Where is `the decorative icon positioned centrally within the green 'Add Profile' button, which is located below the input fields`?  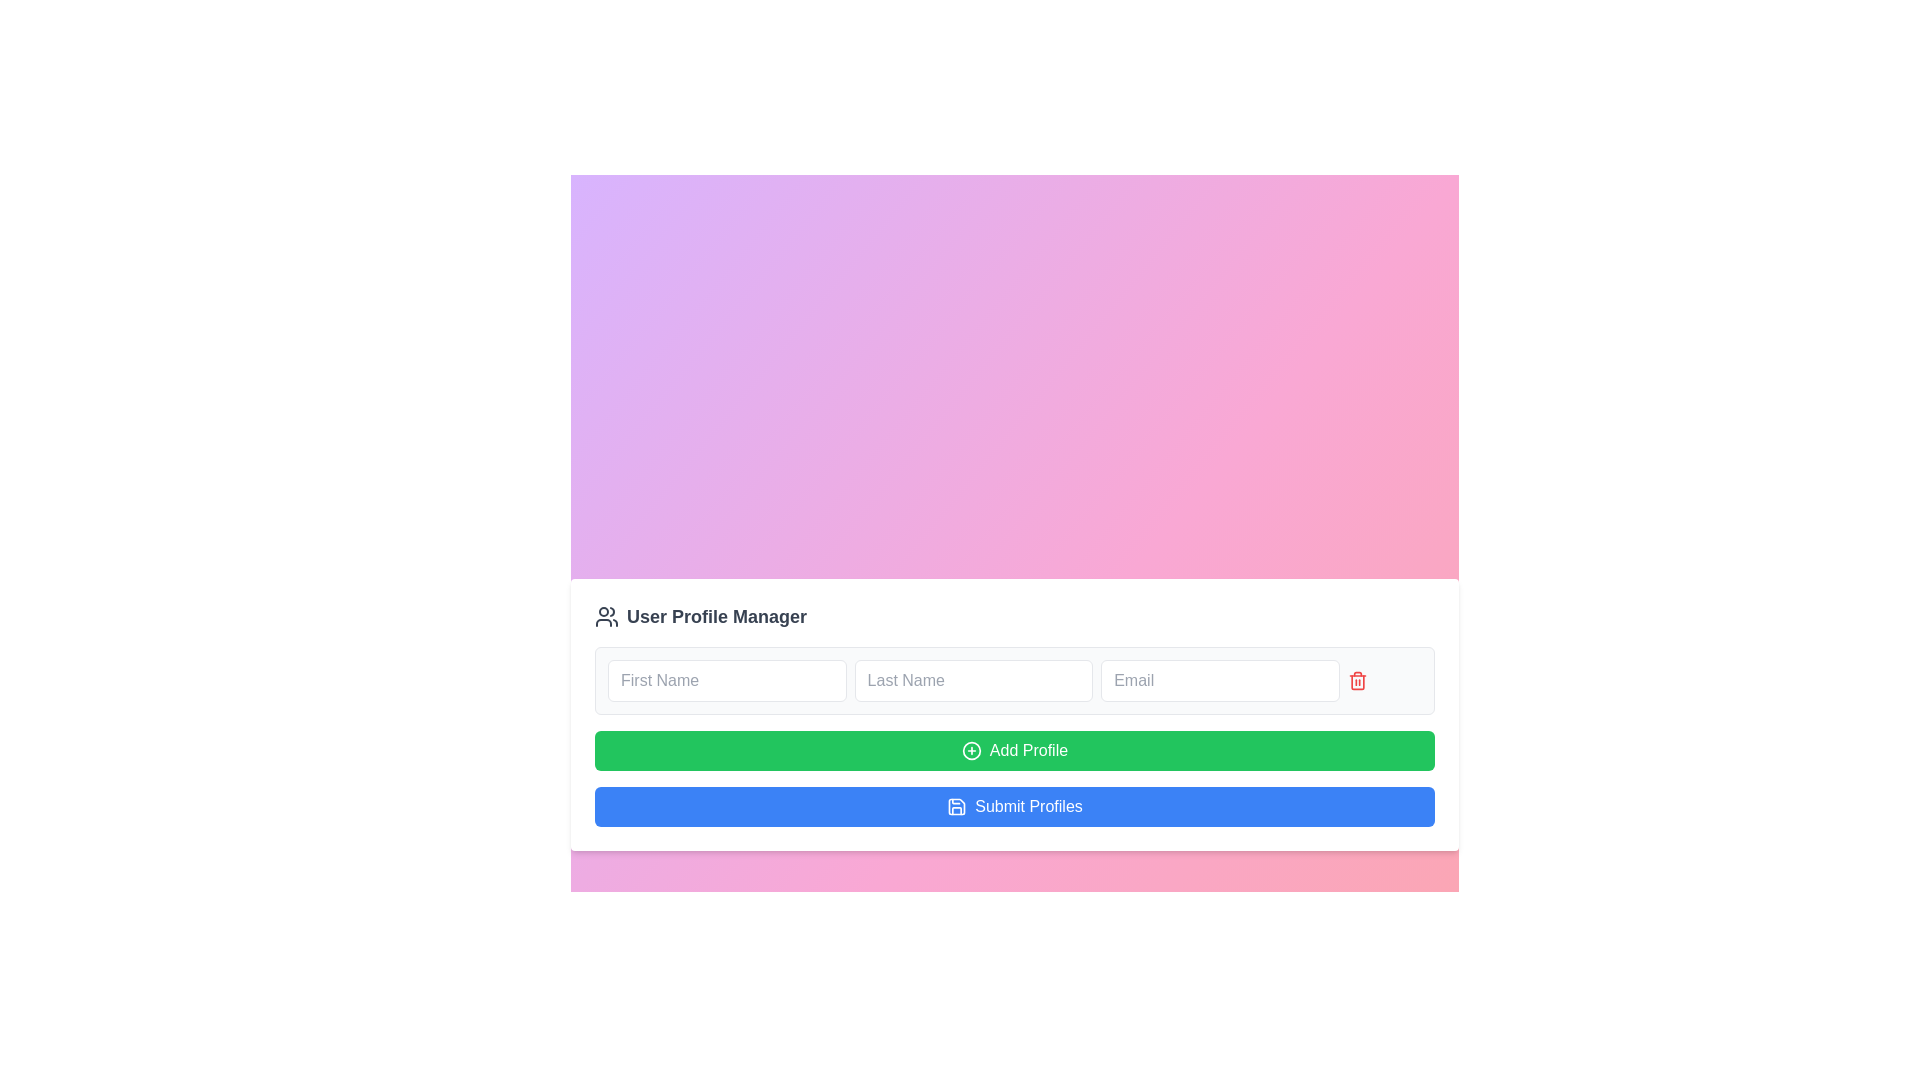
the decorative icon positioned centrally within the green 'Add Profile' button, which is located below the input fields is located at coordinates (971, 751).